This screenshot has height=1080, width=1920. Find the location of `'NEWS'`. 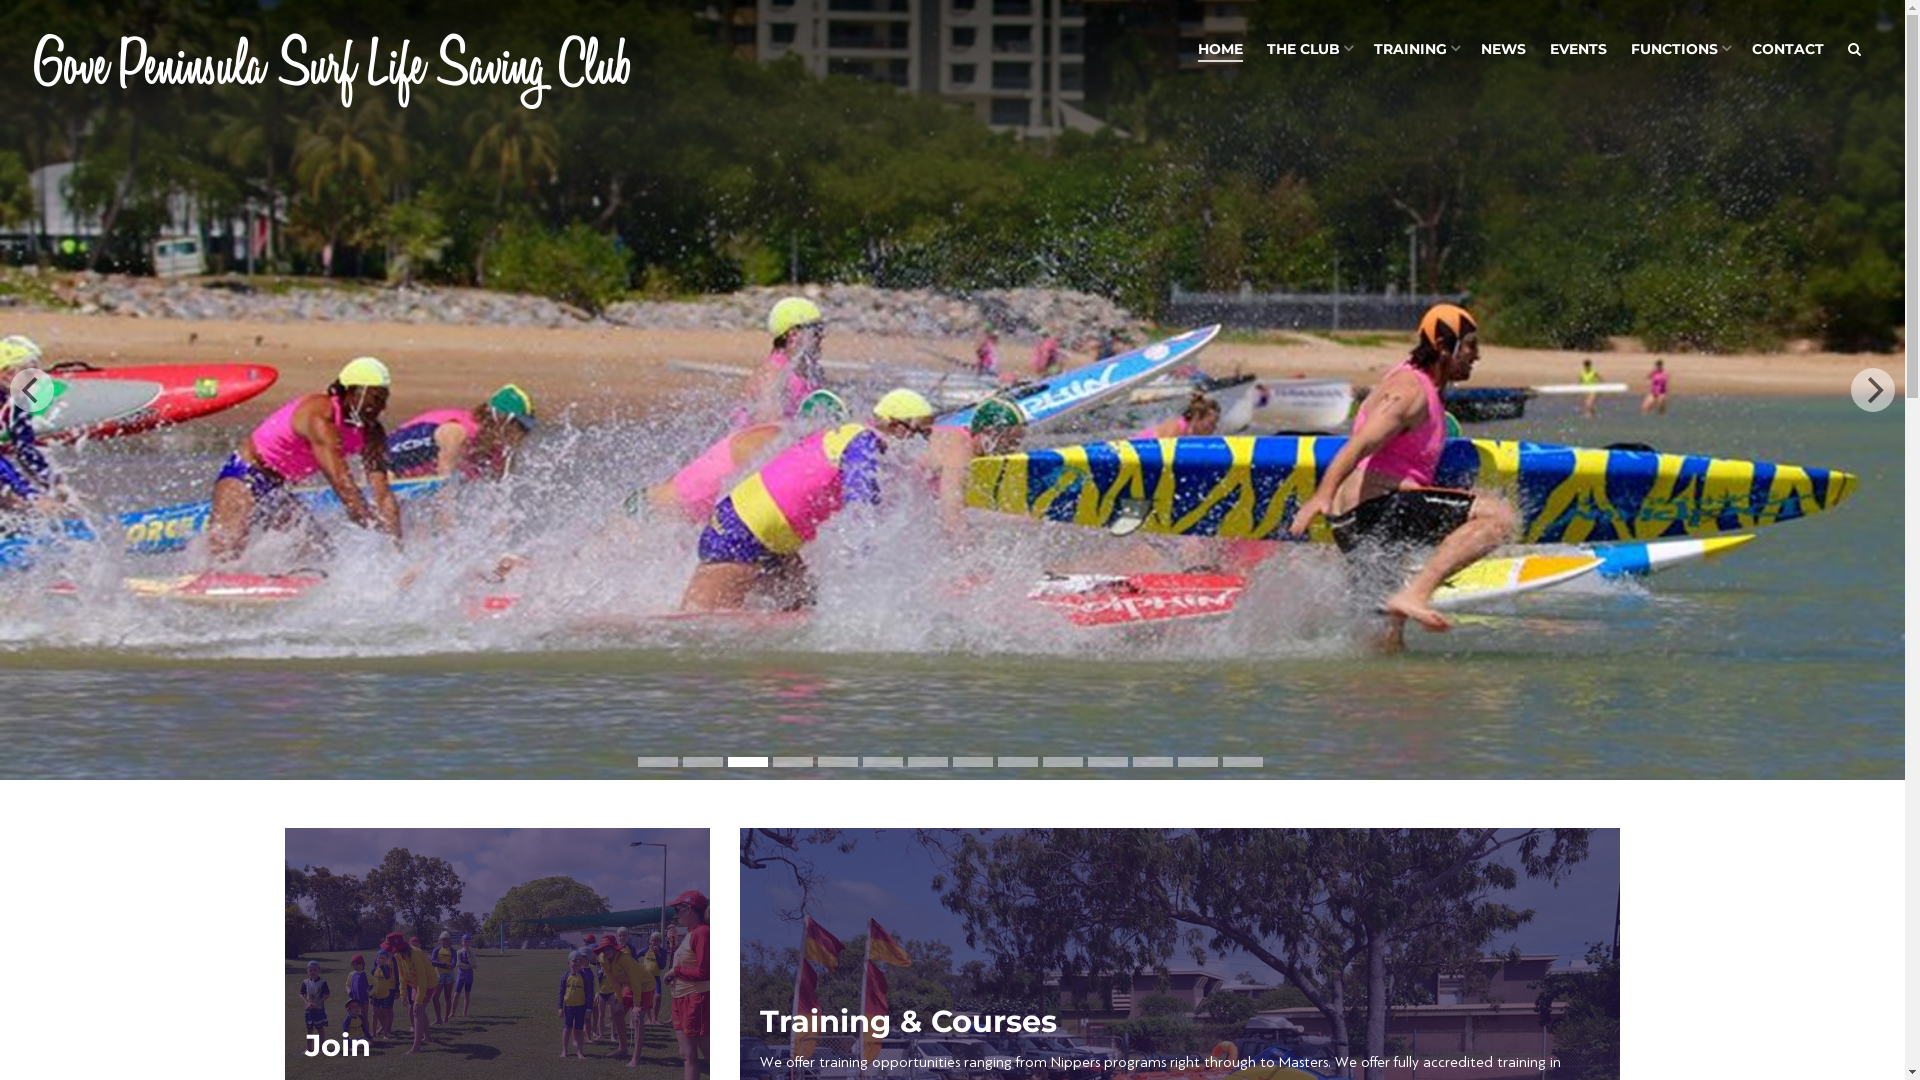

'NEWS' is located at coordinates (1503, 48).